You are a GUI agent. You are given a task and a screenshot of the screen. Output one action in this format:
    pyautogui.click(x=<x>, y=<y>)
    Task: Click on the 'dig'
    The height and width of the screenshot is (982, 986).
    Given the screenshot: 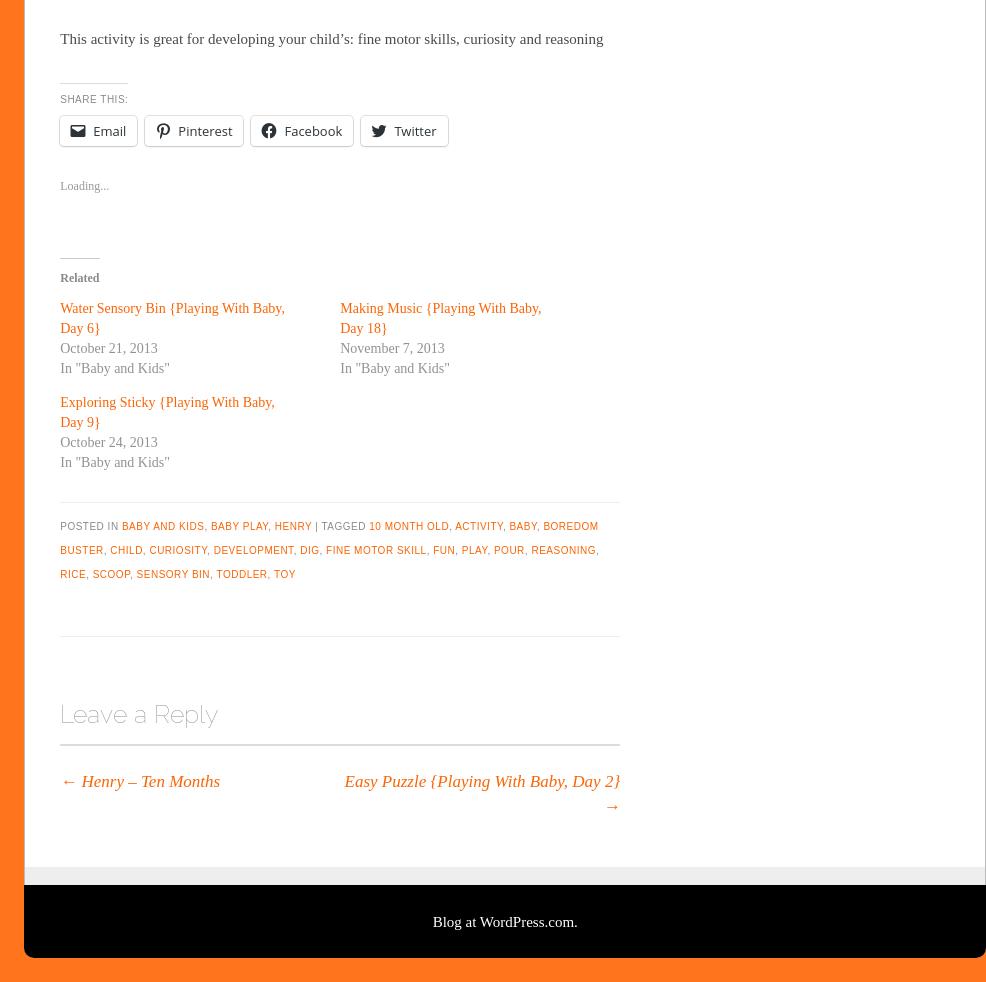 What is the action you would take?
    pyautogui.click(x=309, y=549)
    